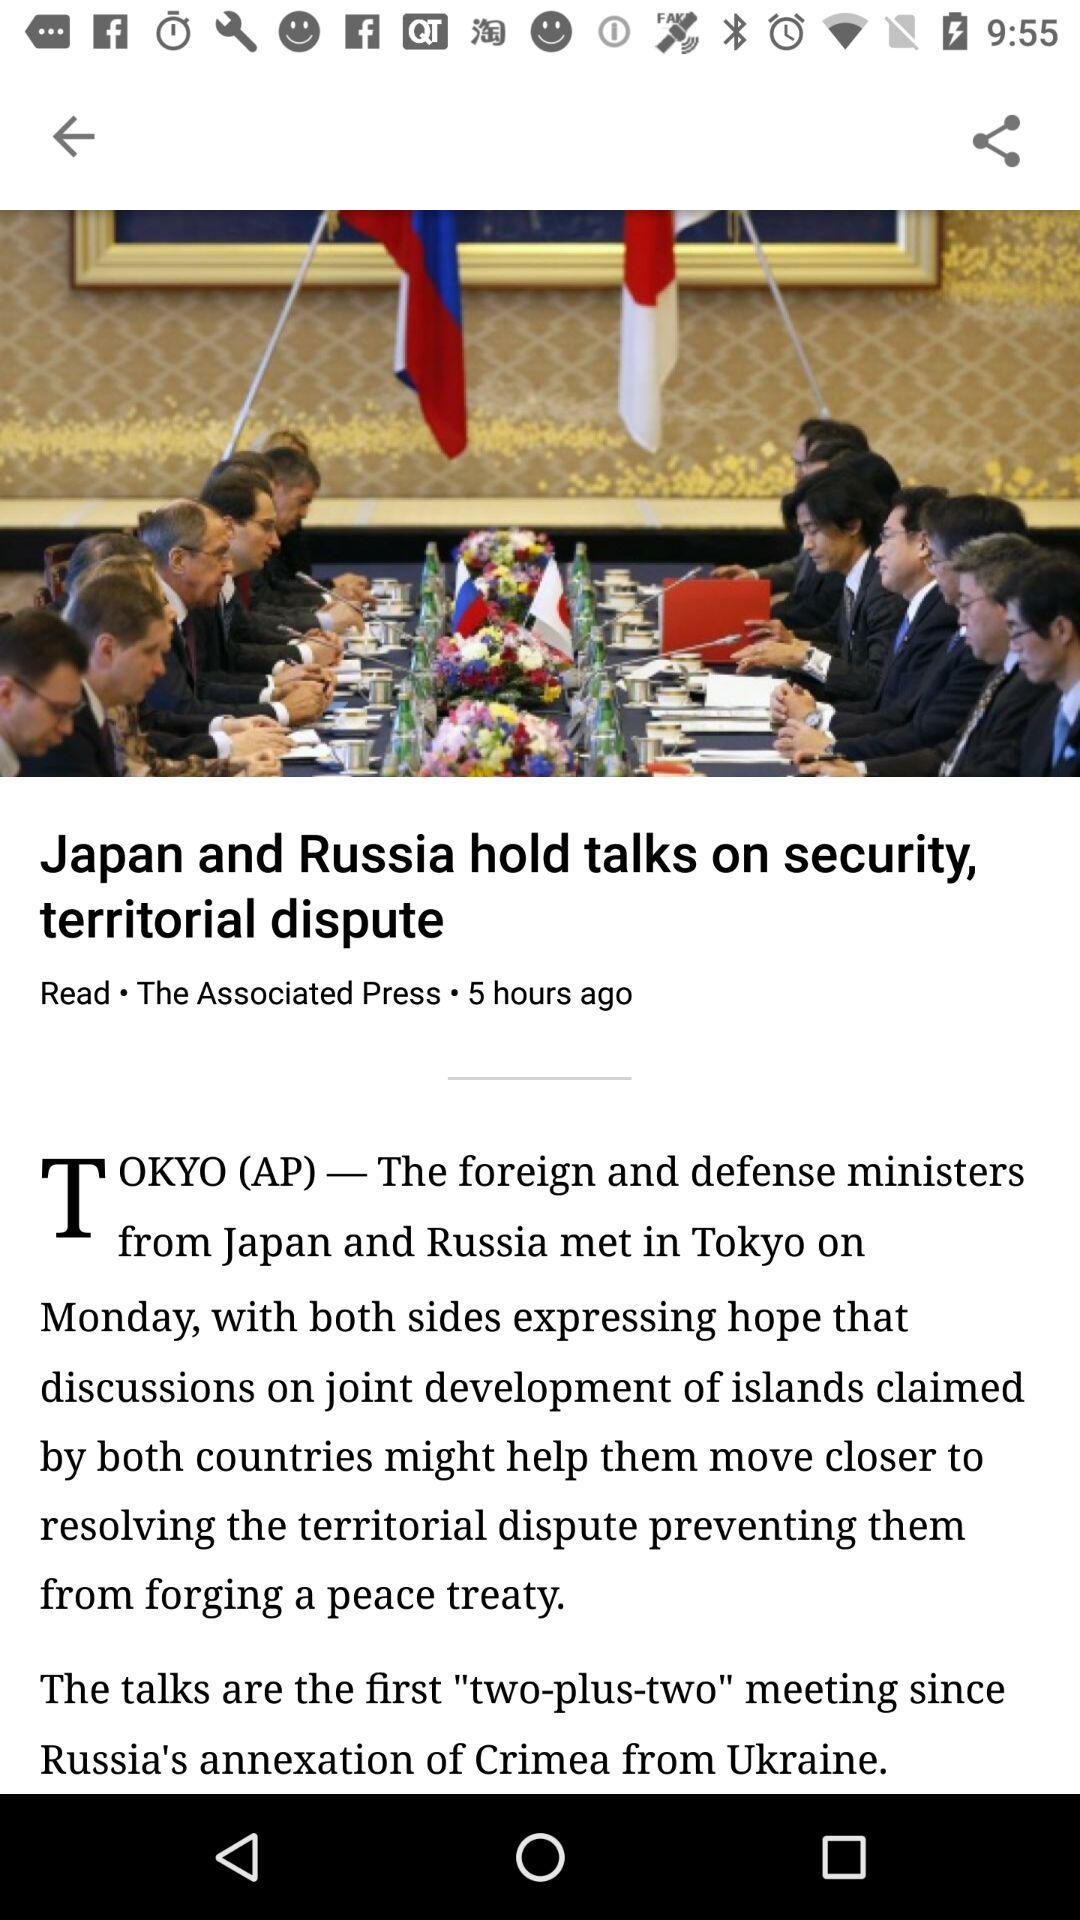 Image resolution: width=1080 pixels, height=1920 pixels. I want to click on the okyo ap the, so click(578, 1215).